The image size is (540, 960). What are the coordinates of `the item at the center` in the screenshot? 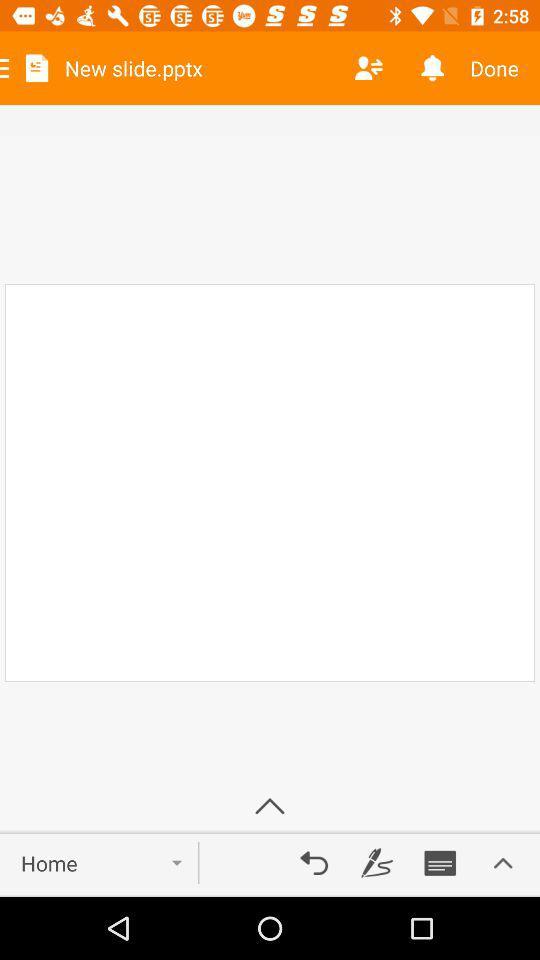 It's located at (270, 482).